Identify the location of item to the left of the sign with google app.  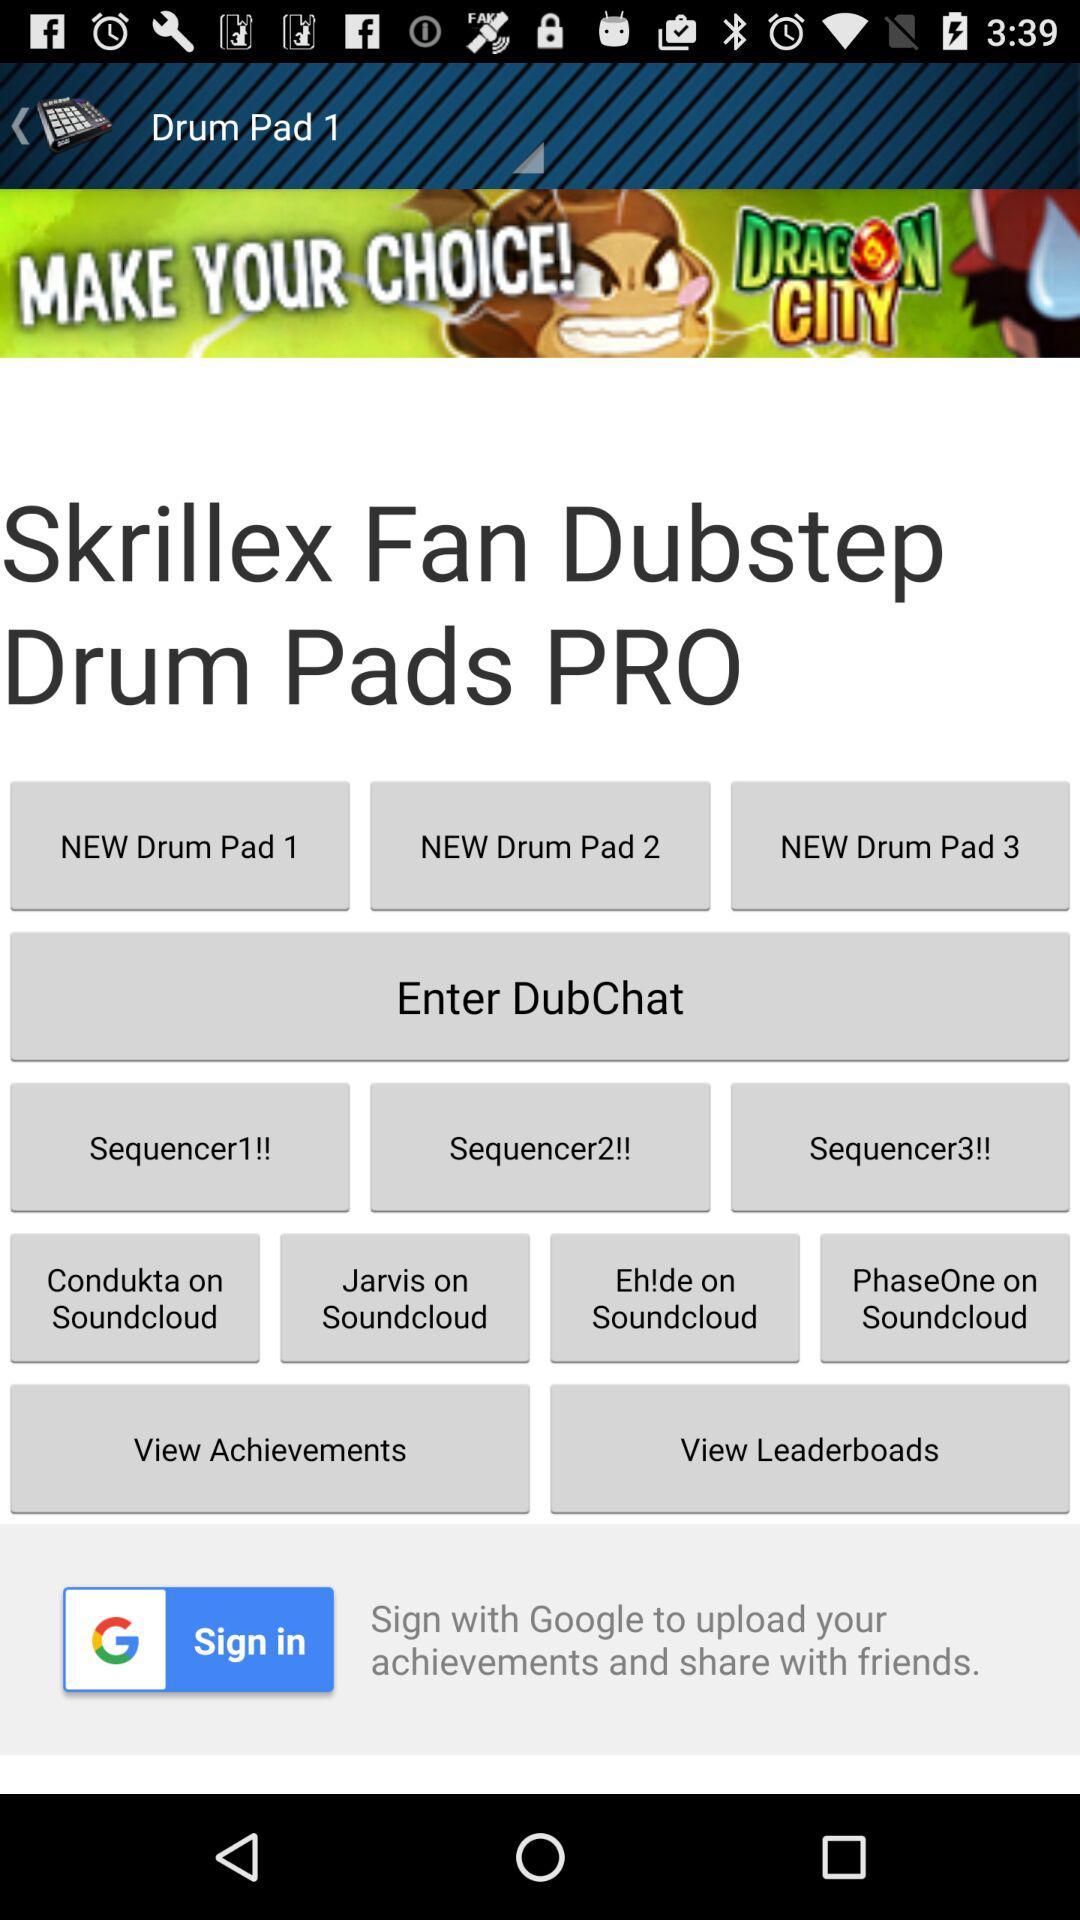
(198, 1639).